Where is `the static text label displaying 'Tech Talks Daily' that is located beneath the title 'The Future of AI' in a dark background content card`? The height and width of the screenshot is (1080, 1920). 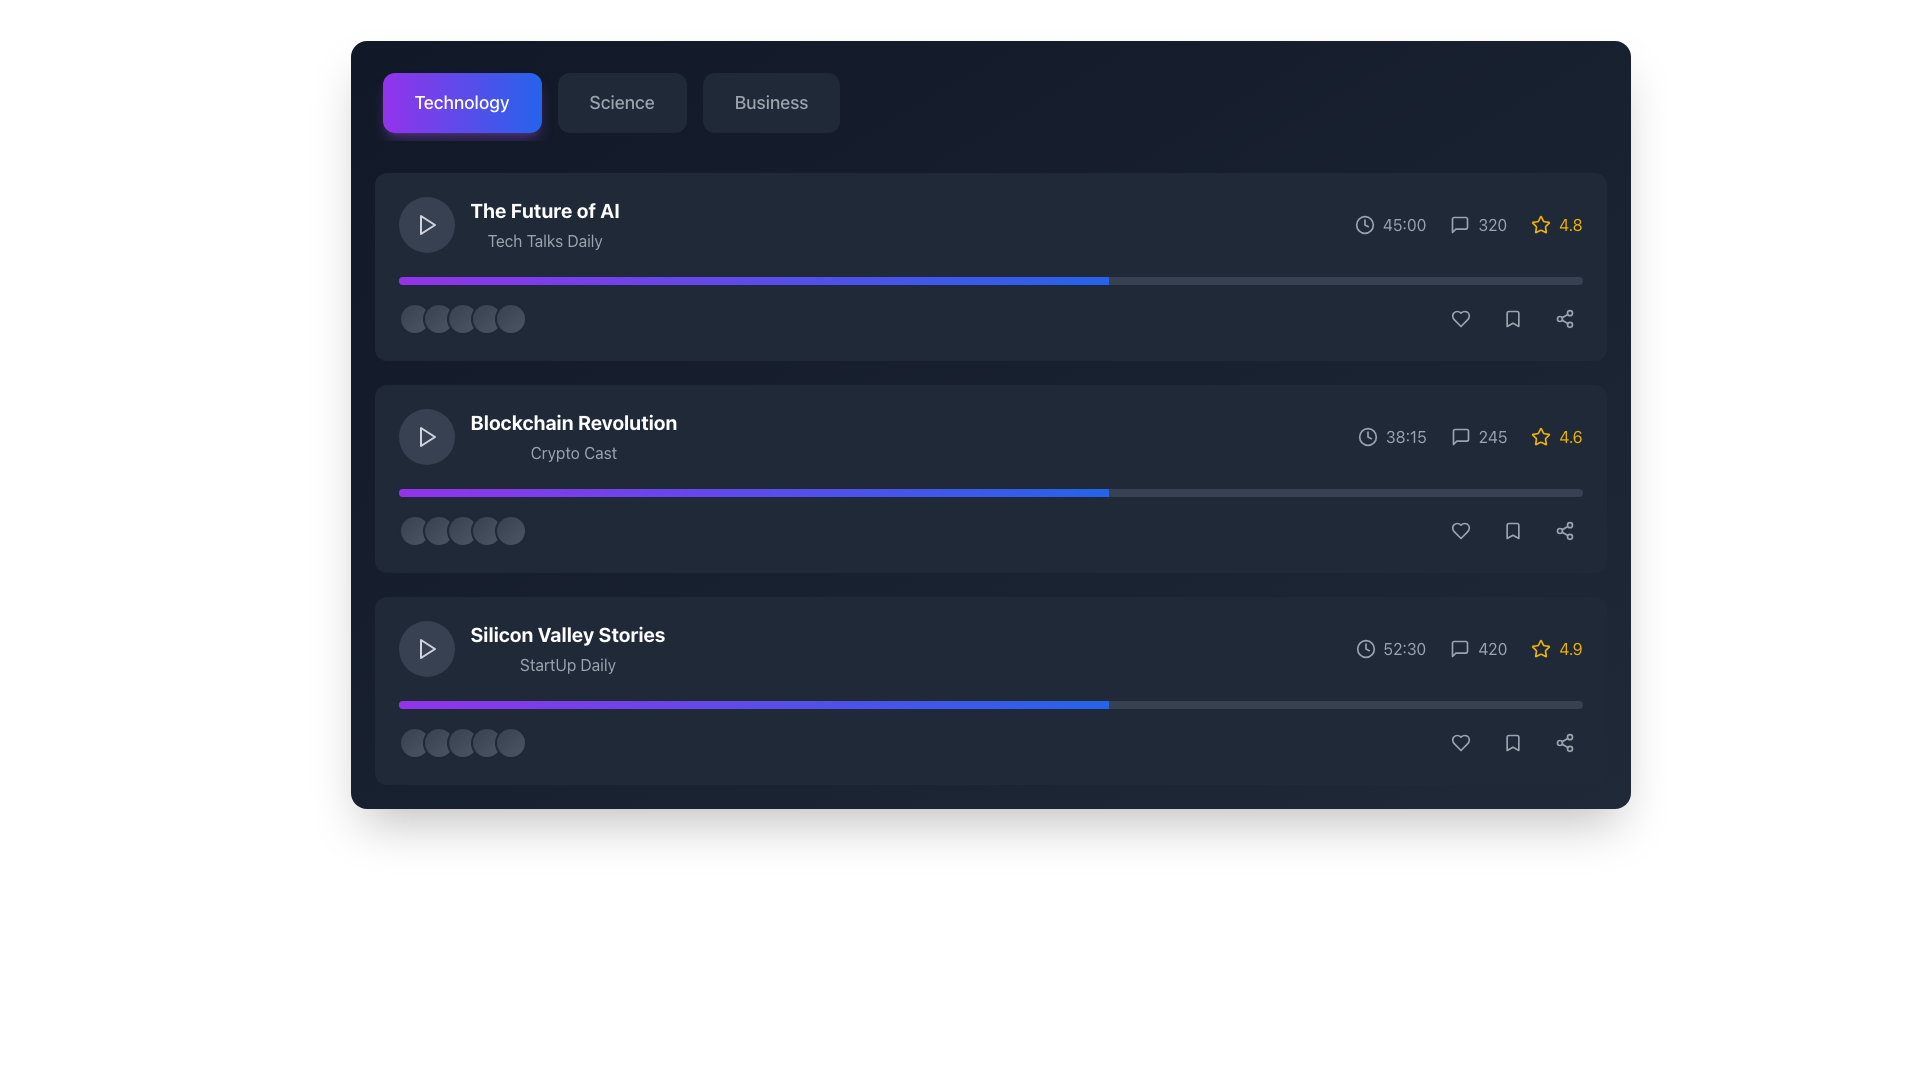 the static text label displaying 'Tech Talks Daily' that is located beneath the title 'The Future of AI' in a dark background content card is located at coordinates (545, 239).